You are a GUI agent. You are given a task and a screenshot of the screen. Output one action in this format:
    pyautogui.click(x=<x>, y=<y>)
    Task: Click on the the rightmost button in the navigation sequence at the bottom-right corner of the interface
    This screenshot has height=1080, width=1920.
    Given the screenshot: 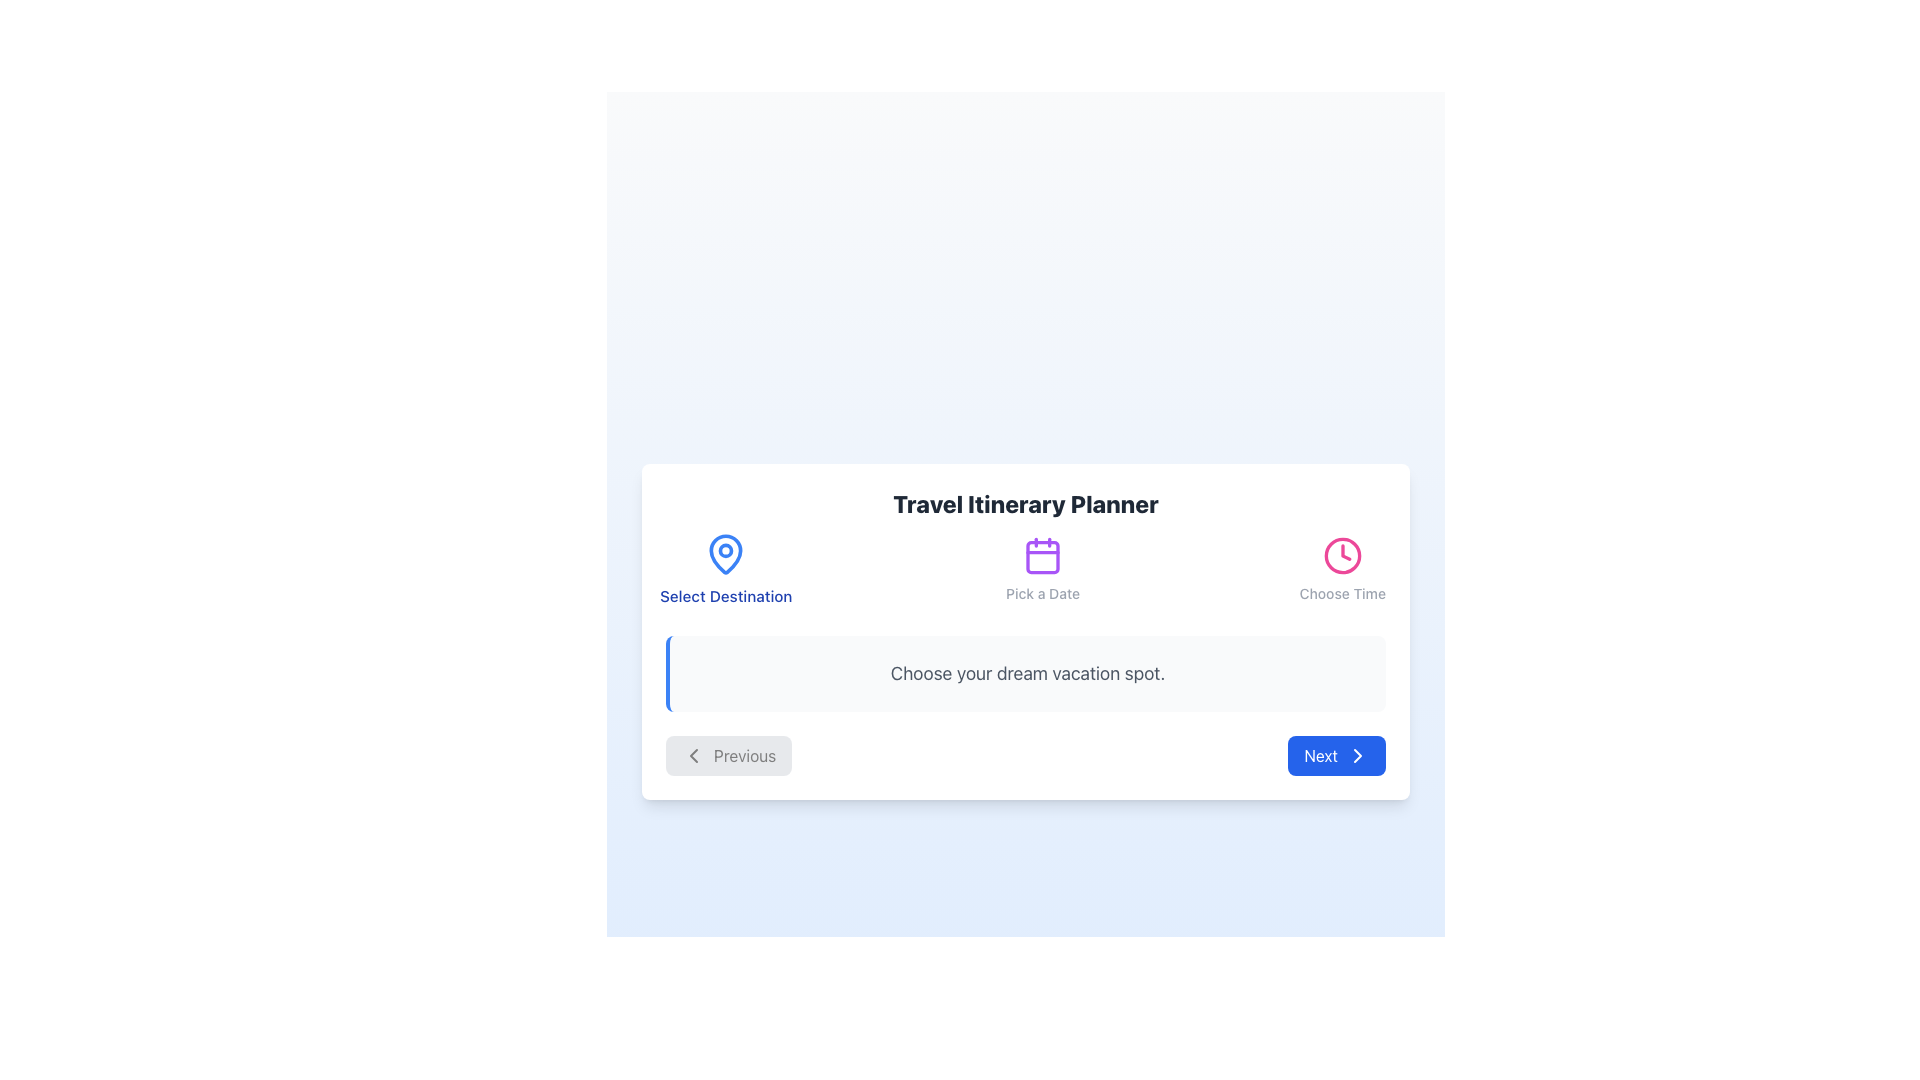 What is the action you would take?
    pyautogui.click(x=1337, y=756)
    